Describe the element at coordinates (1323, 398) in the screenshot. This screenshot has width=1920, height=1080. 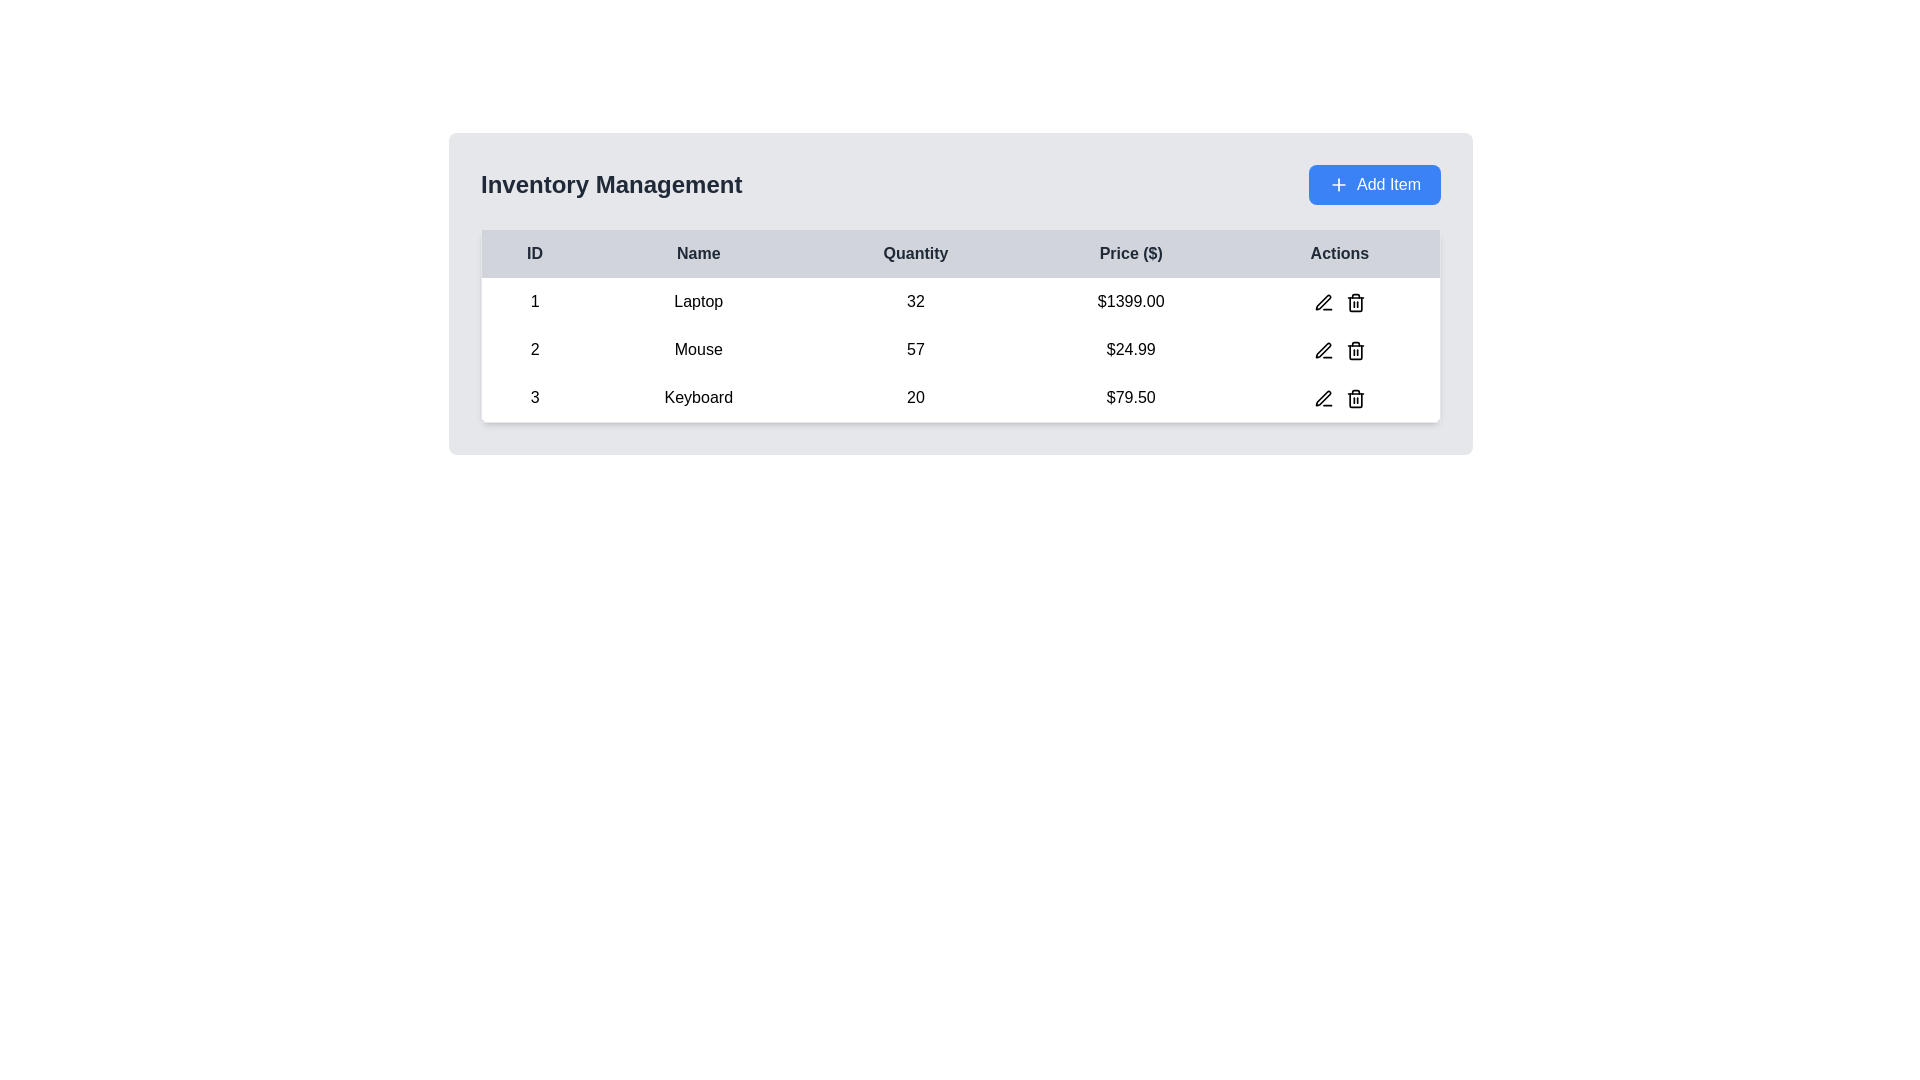
I see `the Edit icon located in the third row ('Keyboard') of the 'Actions' column in the 'Inventory Management' table` at that location.